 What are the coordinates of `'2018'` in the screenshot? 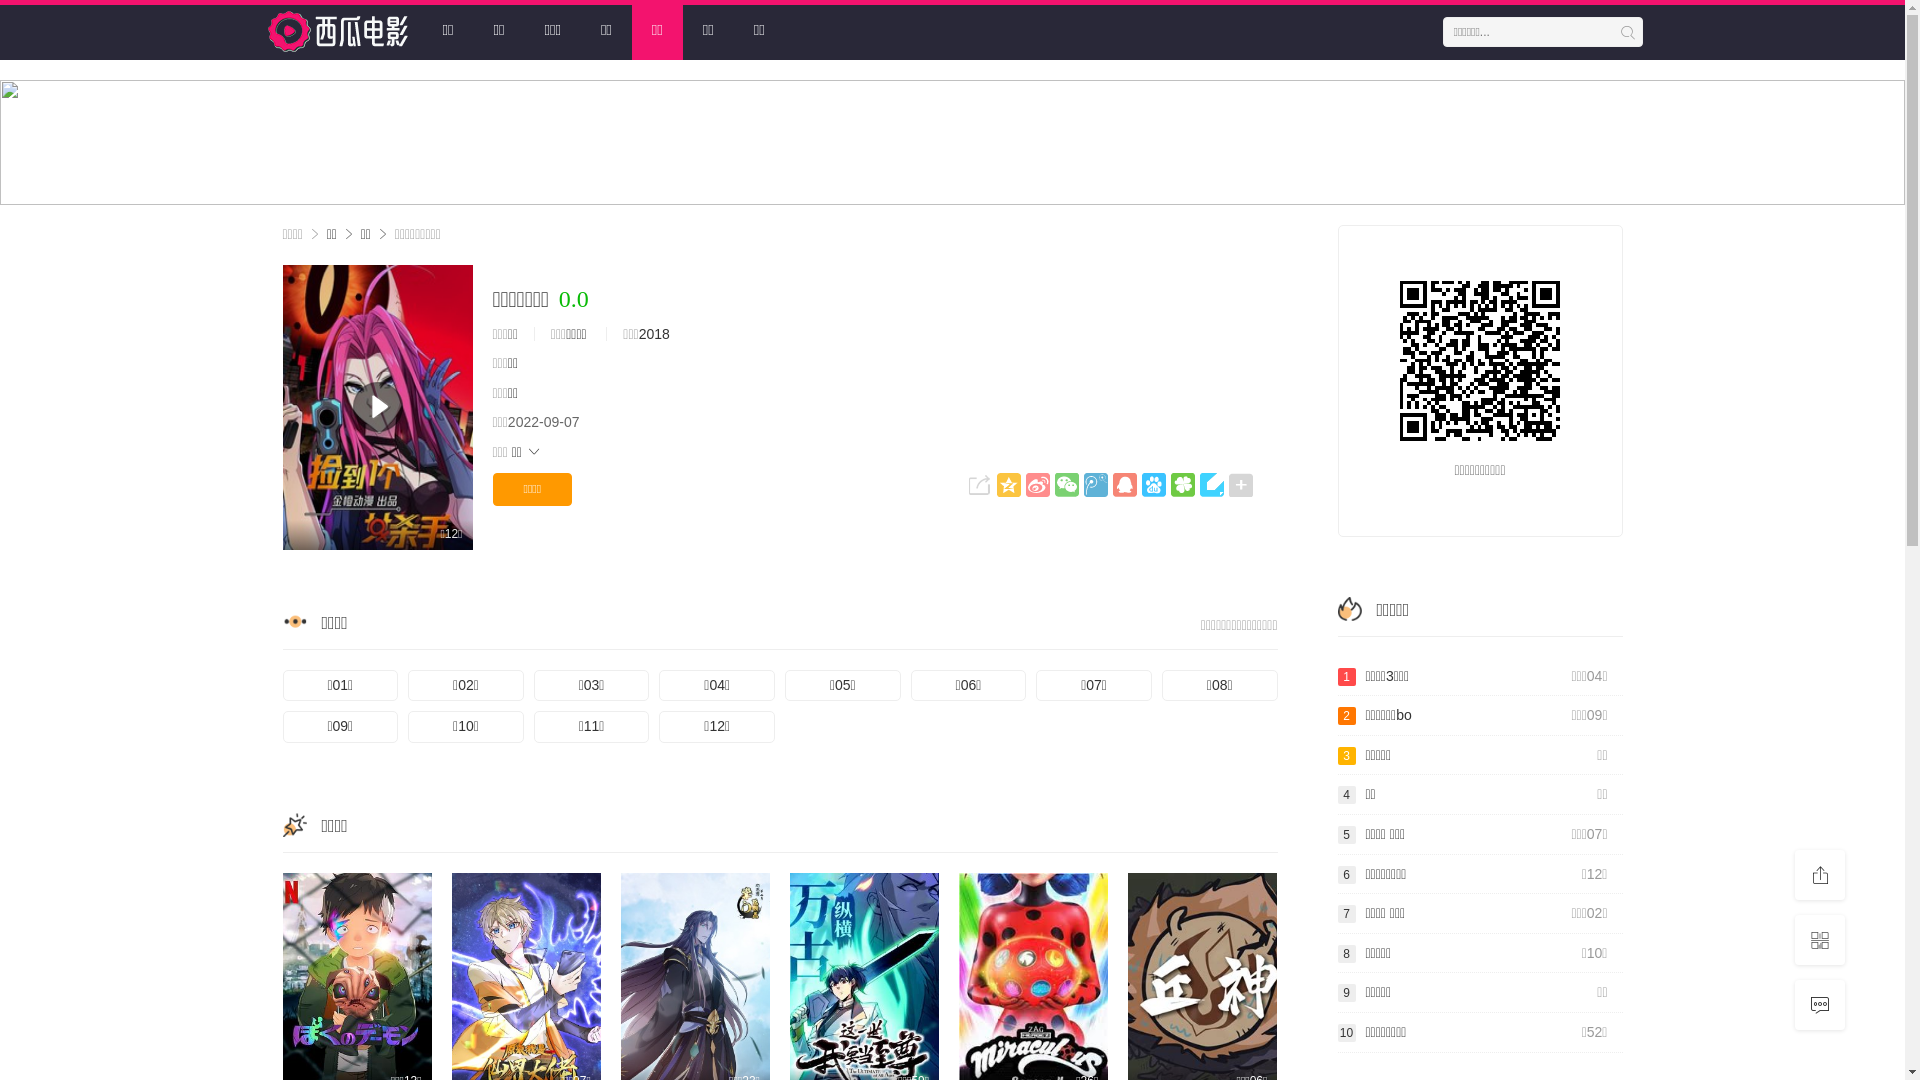 It's located at (637, 333).